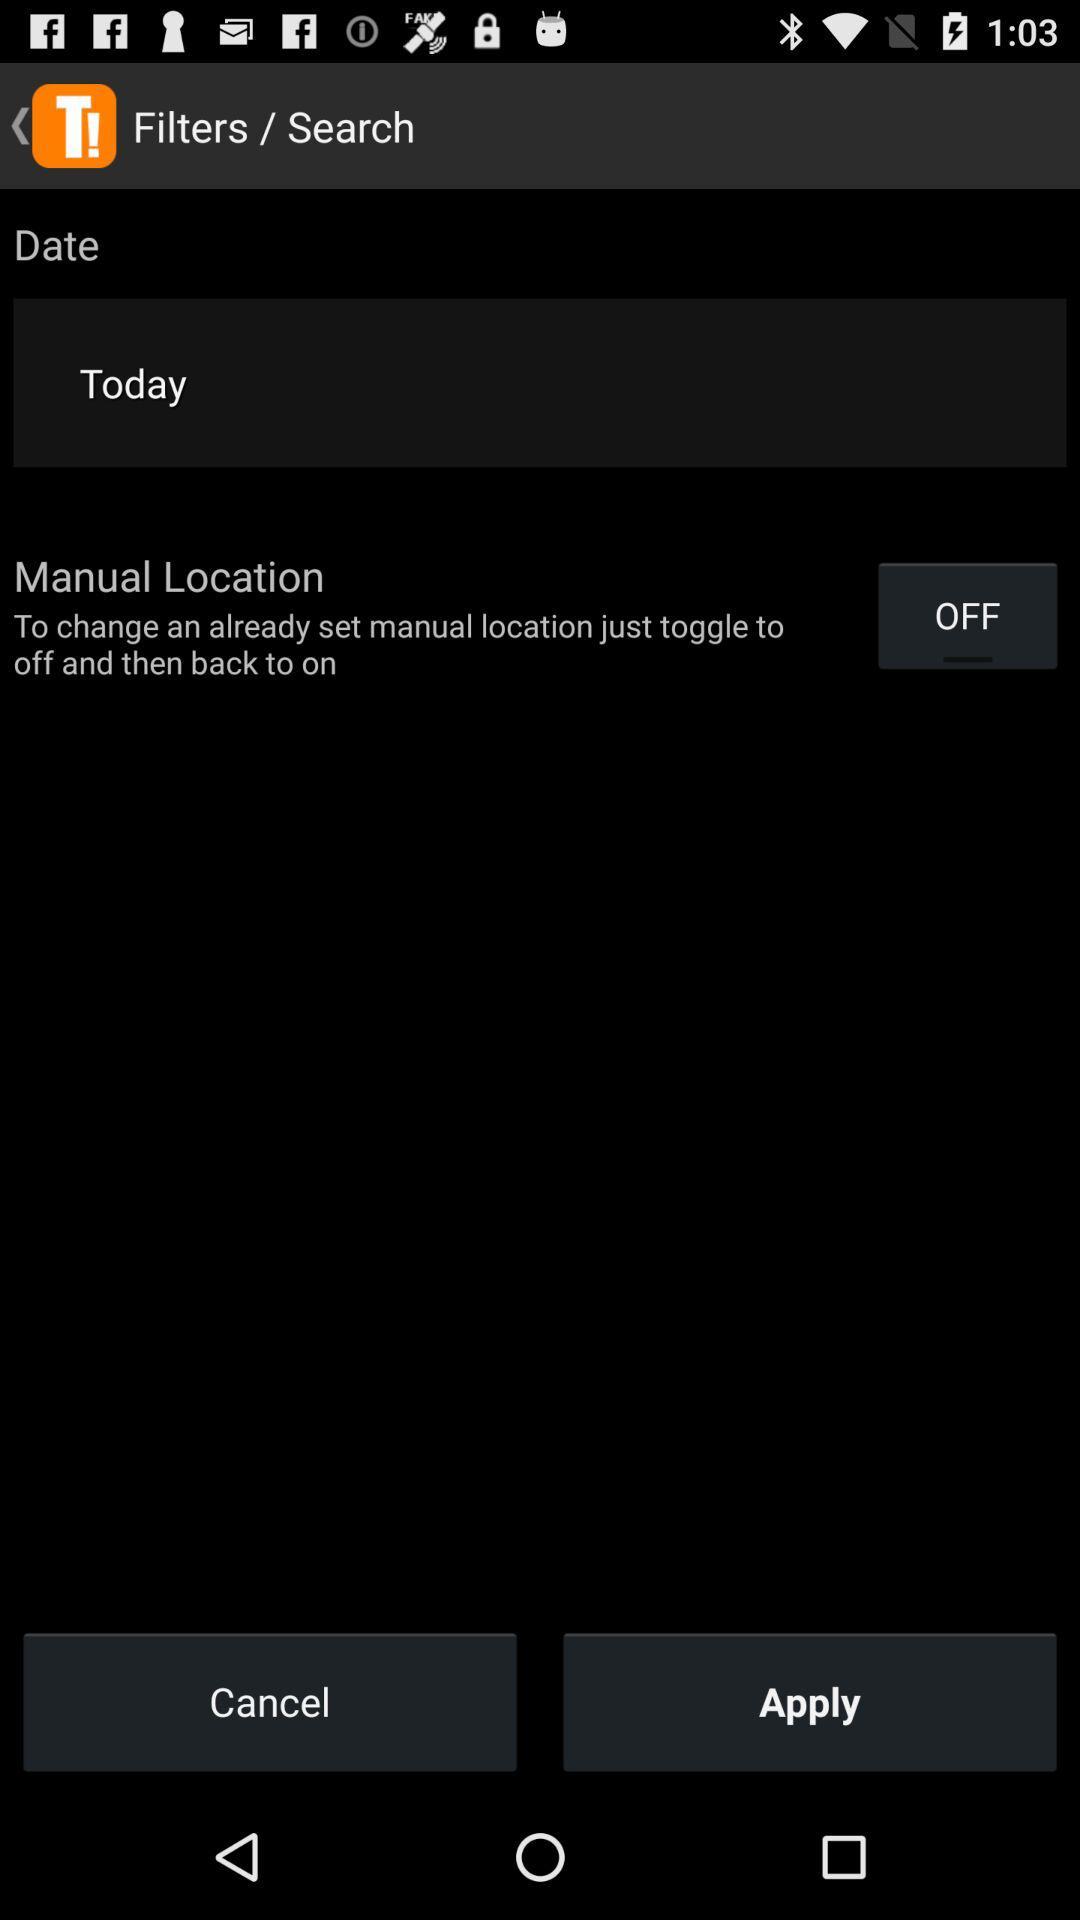 Image resolution: width=1080 pixels, height=1920 pixels. Describe the element at coordinates (270, 1700) in the screenshot. I see `cancel item` at that location.